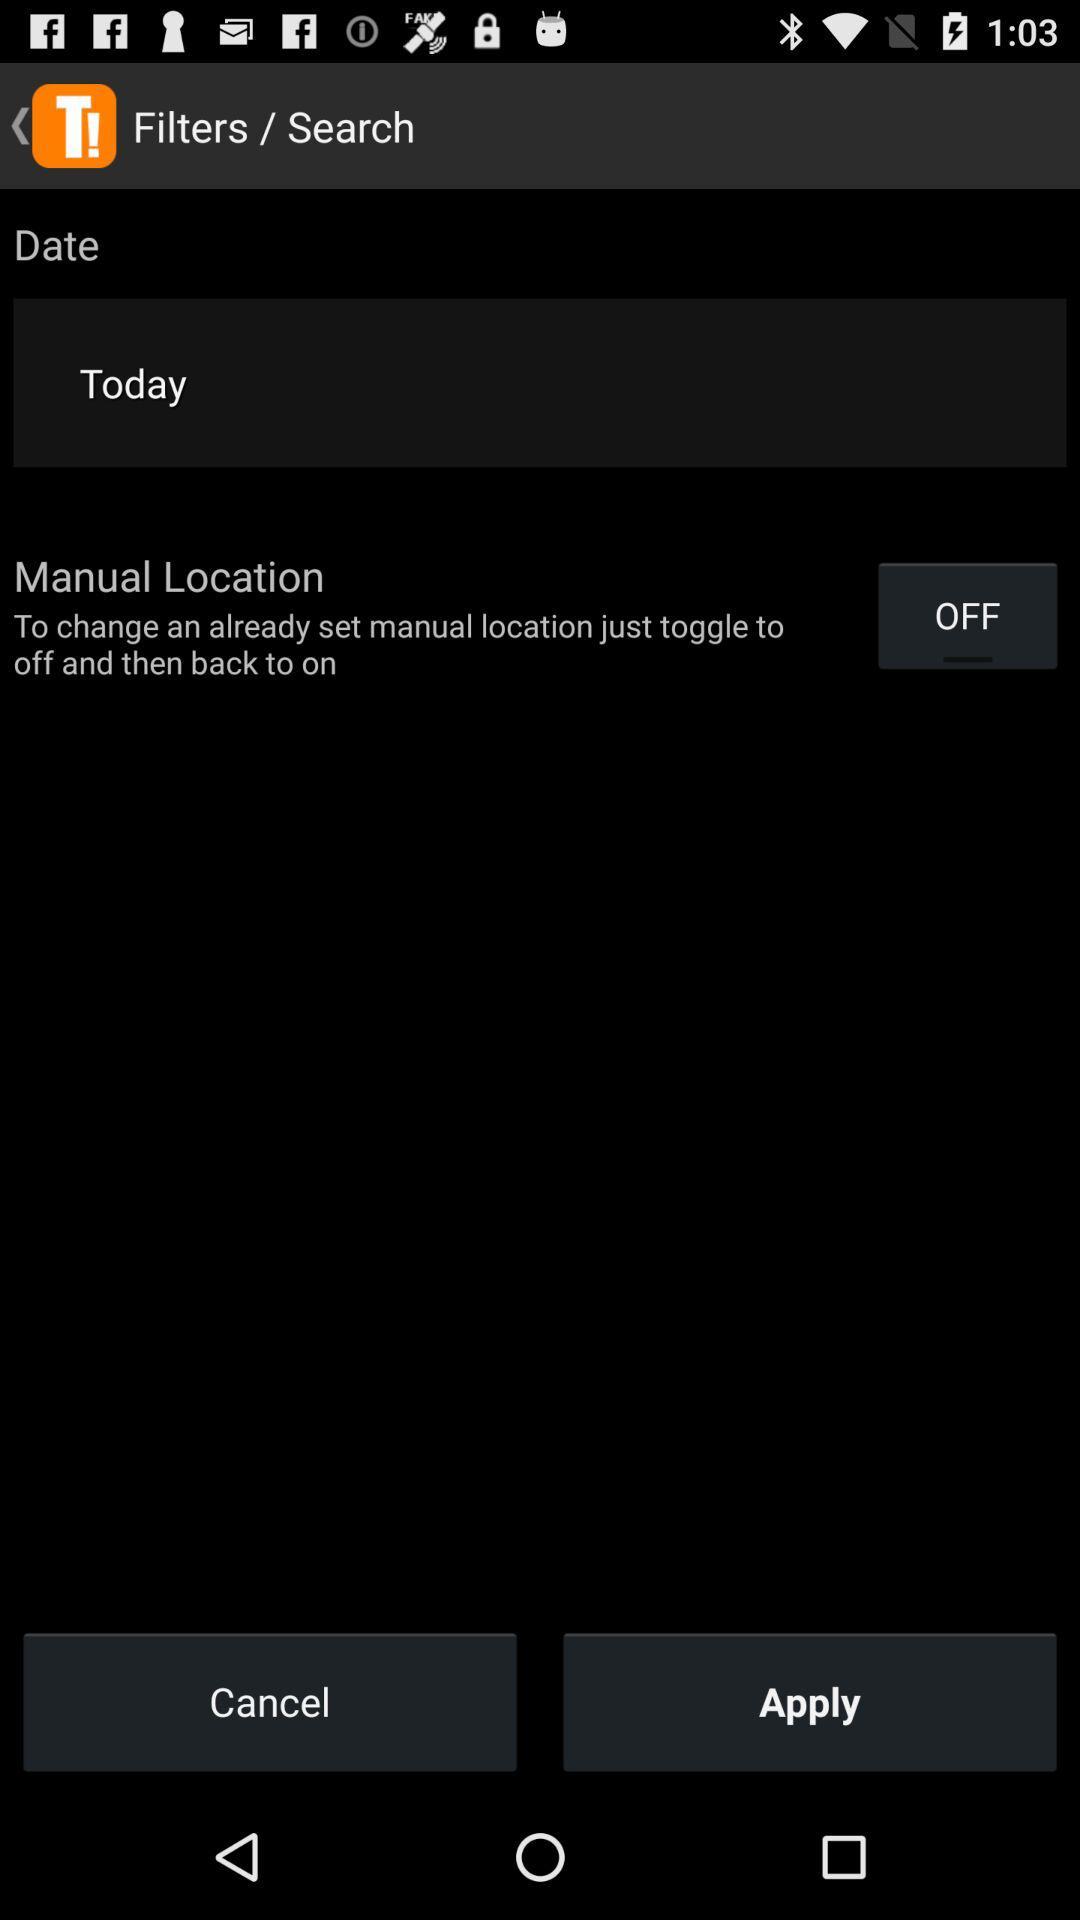 Image resolution: width=1080 pixels, height=1920 pixels. Describe the element at coordinates (270, 1700) in the screenshot. I see `cancel item` at that location.